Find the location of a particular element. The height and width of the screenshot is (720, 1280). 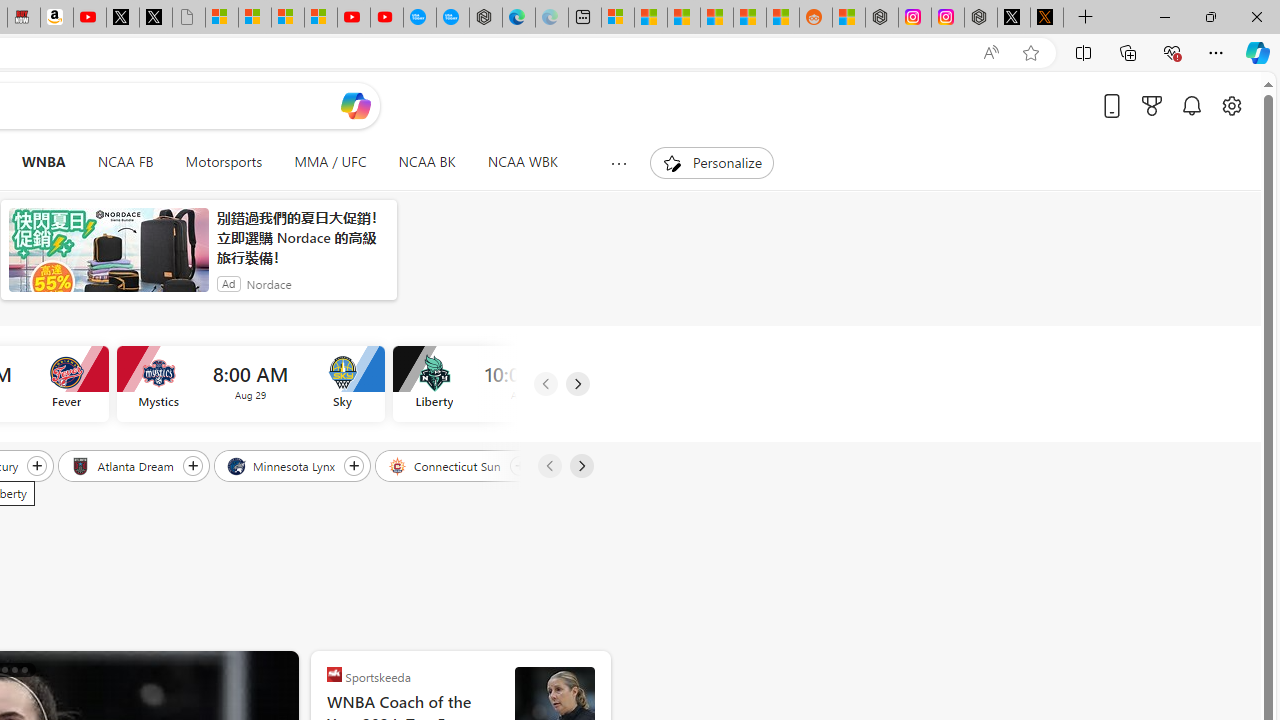

'Show more topics' is located at coordinates (617, 162).